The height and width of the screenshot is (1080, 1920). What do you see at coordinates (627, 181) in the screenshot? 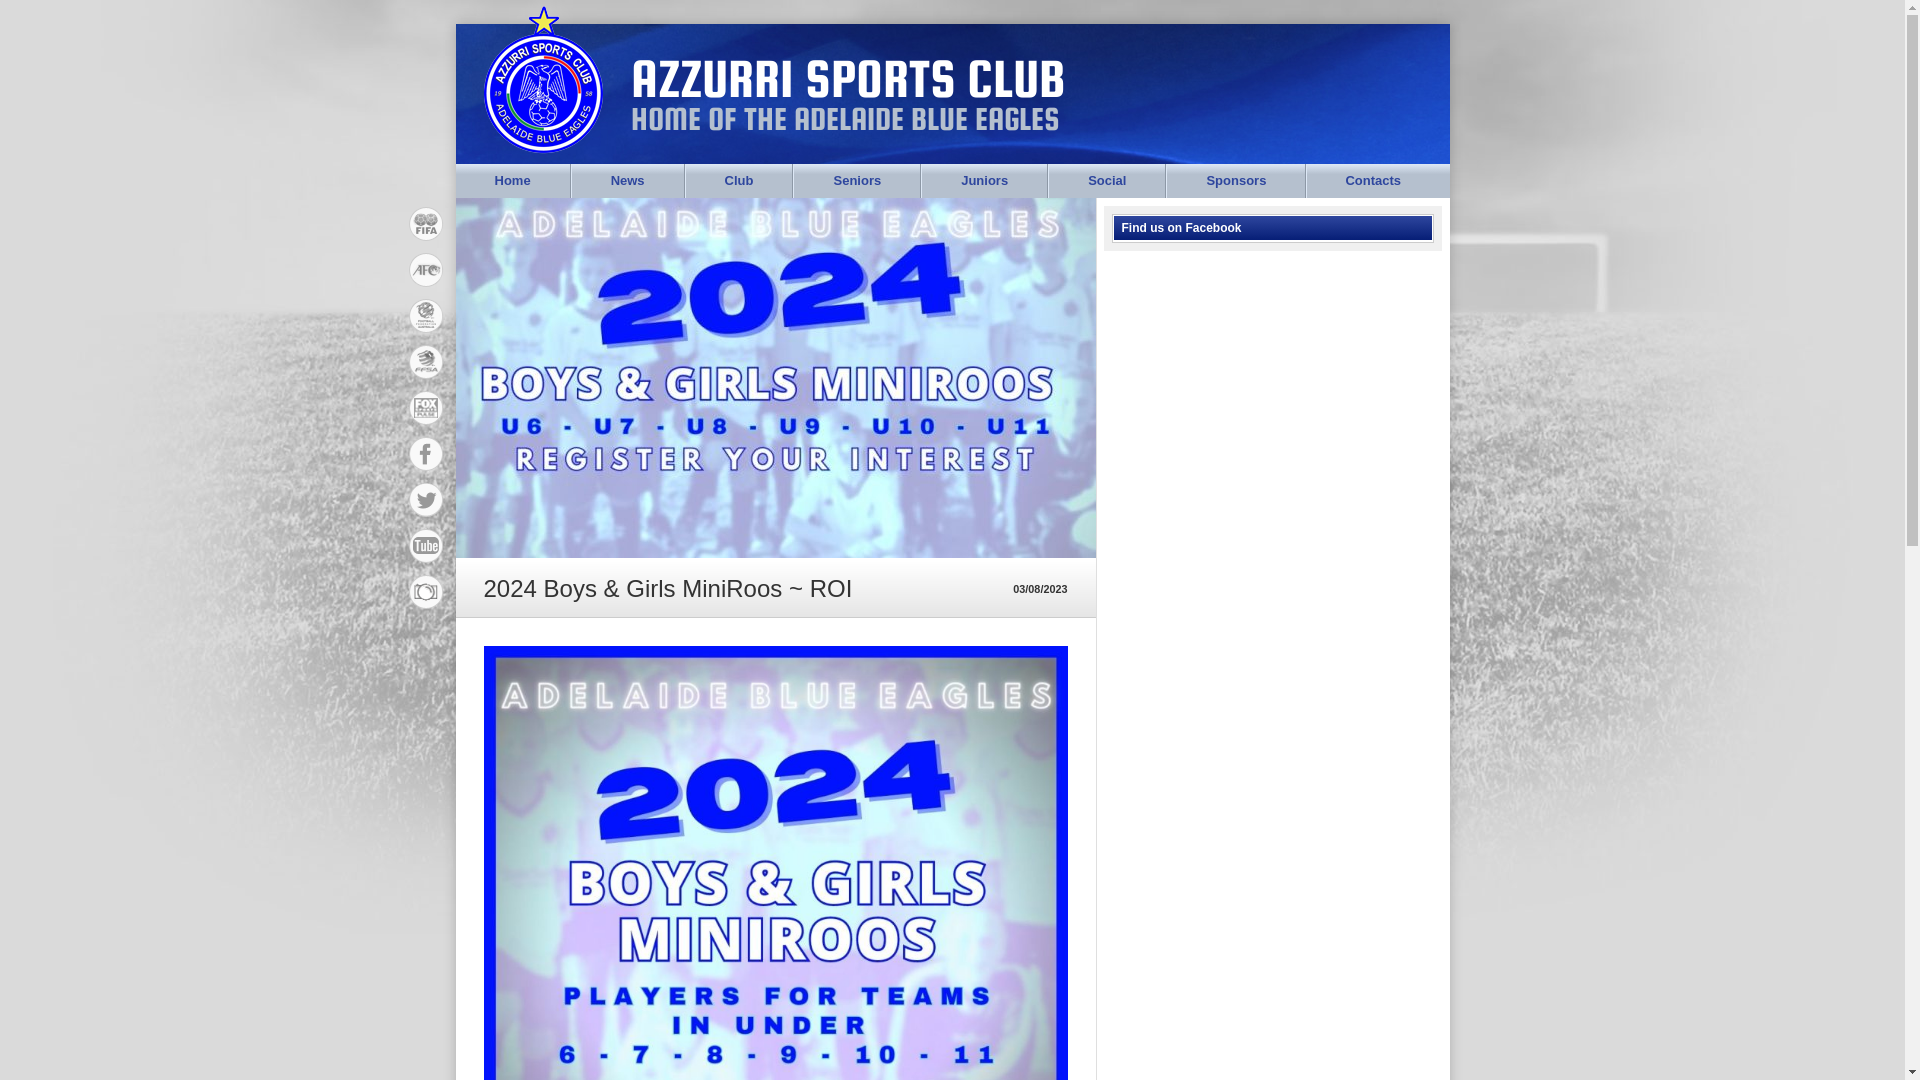
I see `'News'` at bounding box center [627, 181].